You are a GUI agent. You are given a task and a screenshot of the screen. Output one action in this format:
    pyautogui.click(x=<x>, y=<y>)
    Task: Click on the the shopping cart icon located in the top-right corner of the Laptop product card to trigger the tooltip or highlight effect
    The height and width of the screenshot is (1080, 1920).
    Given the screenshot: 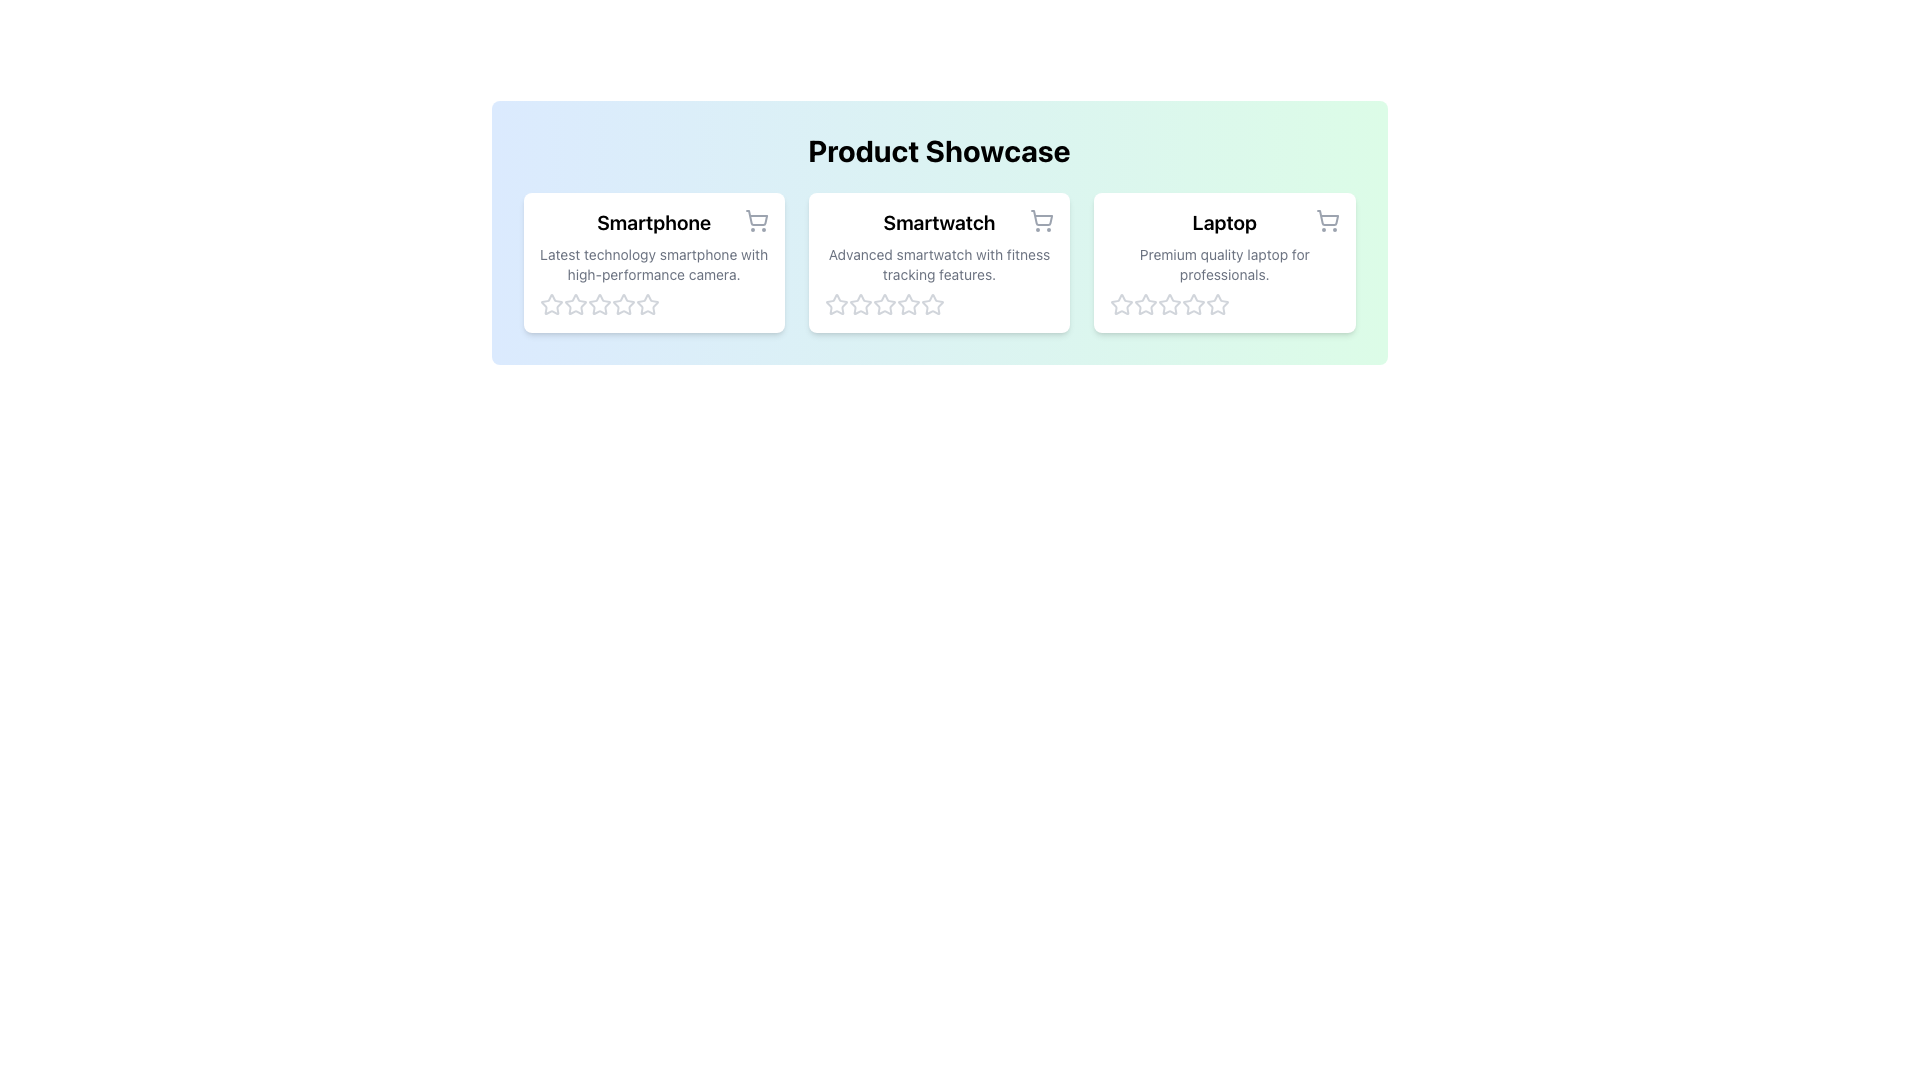 What is the action you would take?
    pyautogui.click(x=1327, y=220)
    